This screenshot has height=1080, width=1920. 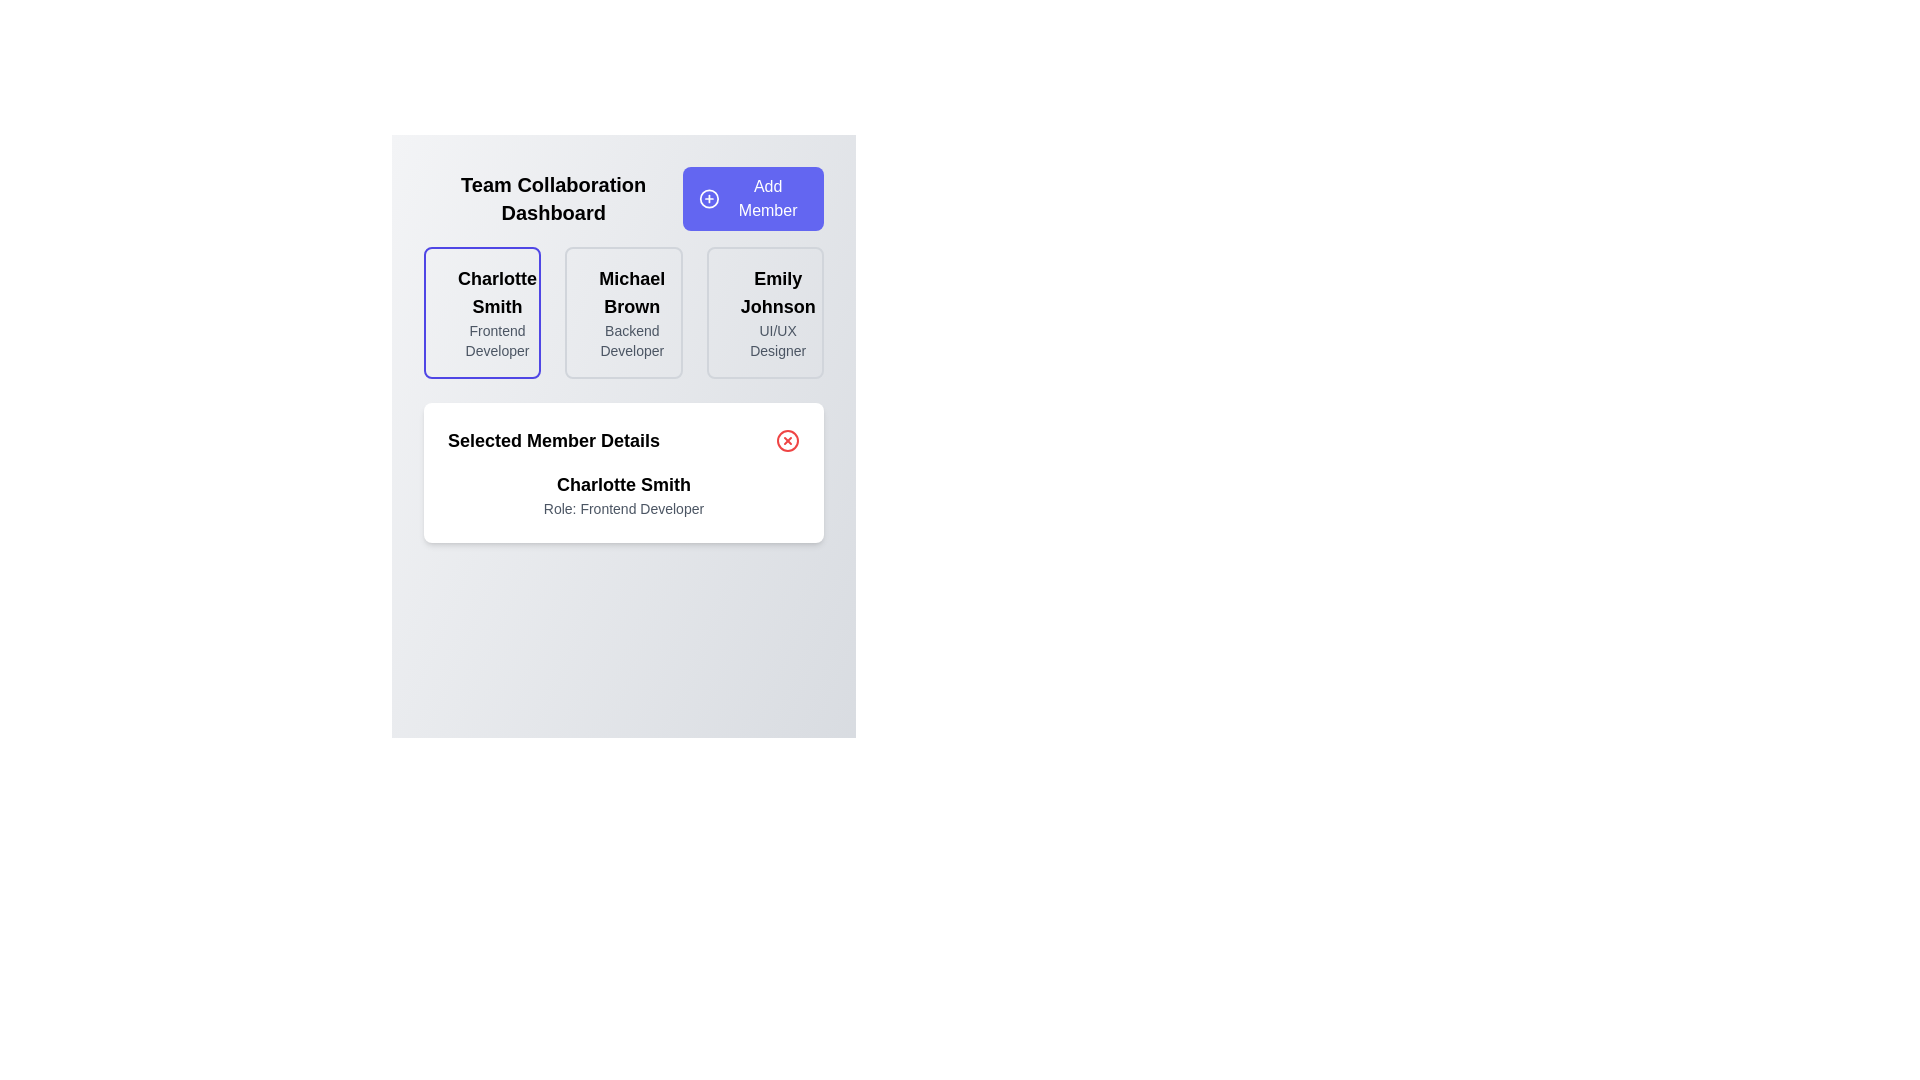 What do you see at coordinates (554, 439) in the screenshot?
I see `heading text of the Text Label located in the 'Selected Member Details' section, which is positioned at the top-left corner before other components` at bounding box center [554, 439].